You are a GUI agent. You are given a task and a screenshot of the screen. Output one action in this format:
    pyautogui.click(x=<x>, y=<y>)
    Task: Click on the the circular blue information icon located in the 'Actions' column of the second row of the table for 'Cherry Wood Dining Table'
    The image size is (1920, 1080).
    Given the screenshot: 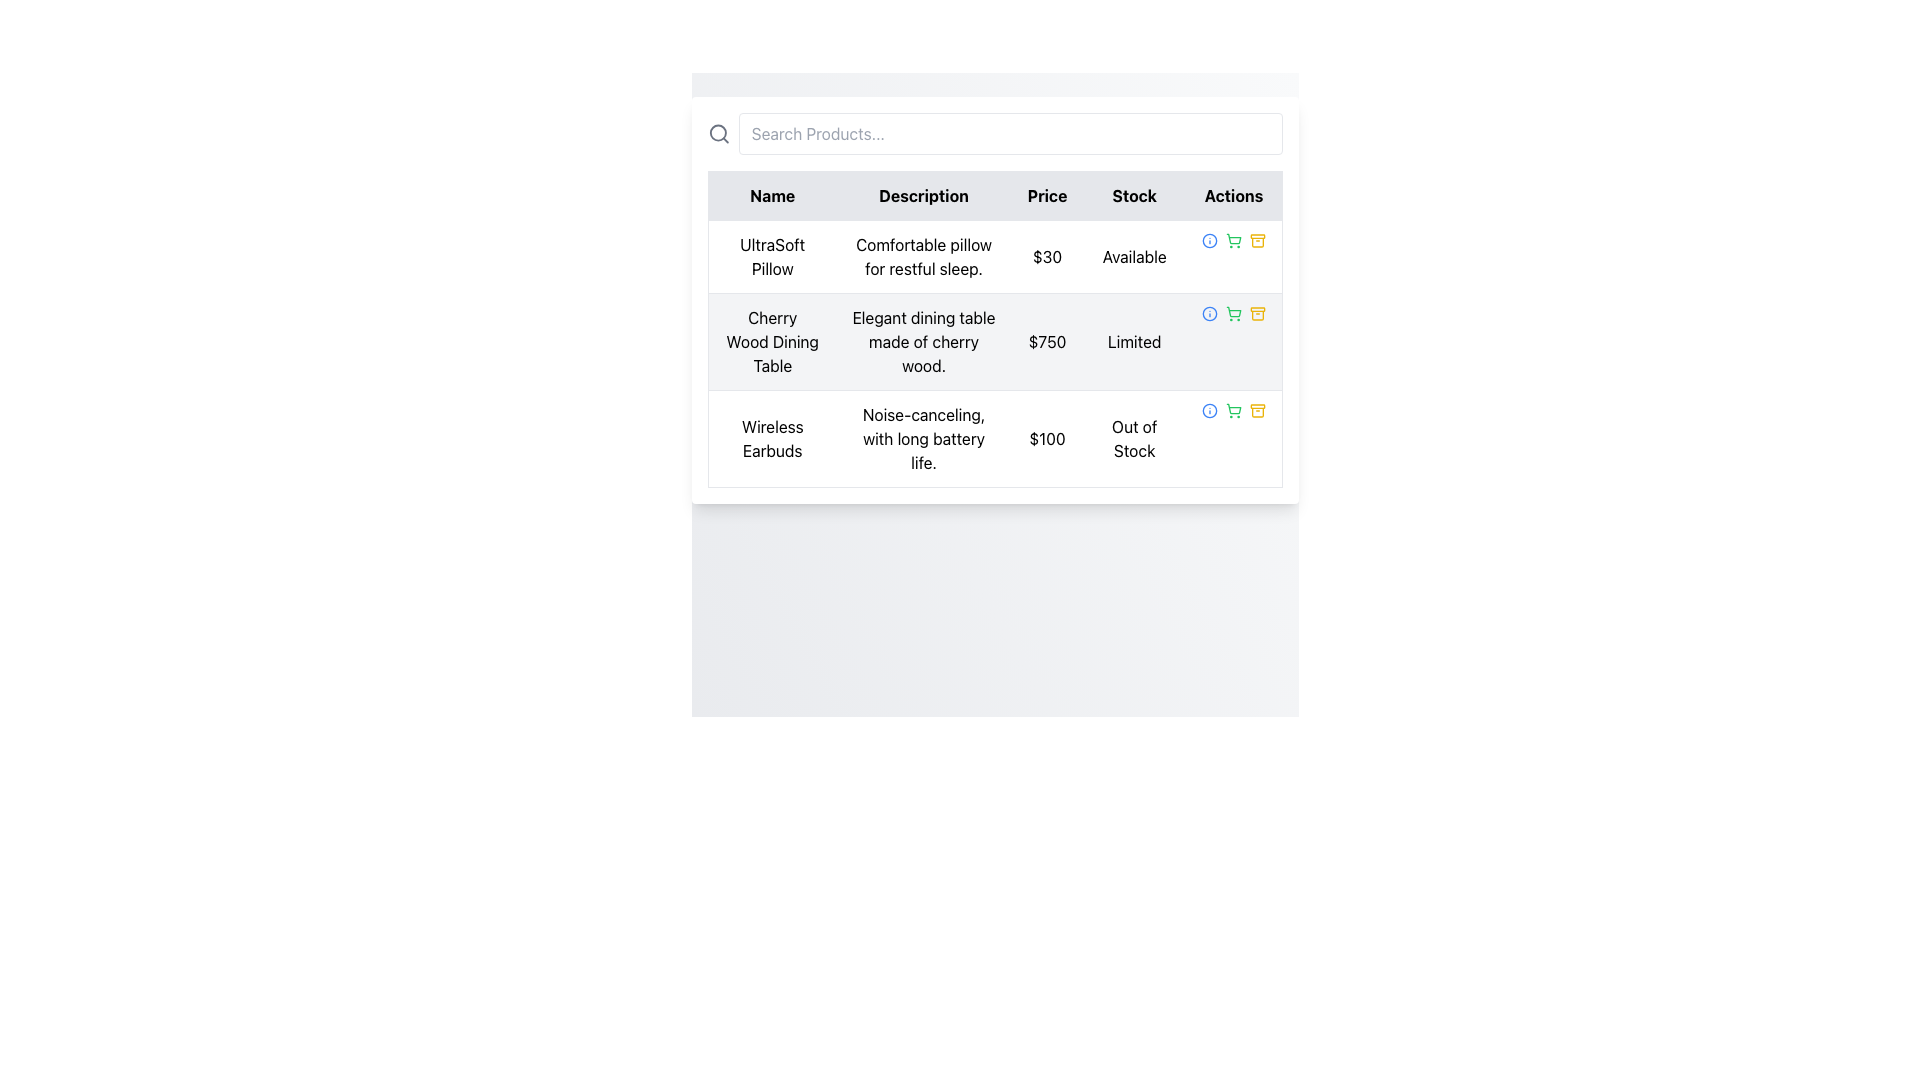 What is the action you would take?
    pyautogui.click(x=1208, y=313)
    